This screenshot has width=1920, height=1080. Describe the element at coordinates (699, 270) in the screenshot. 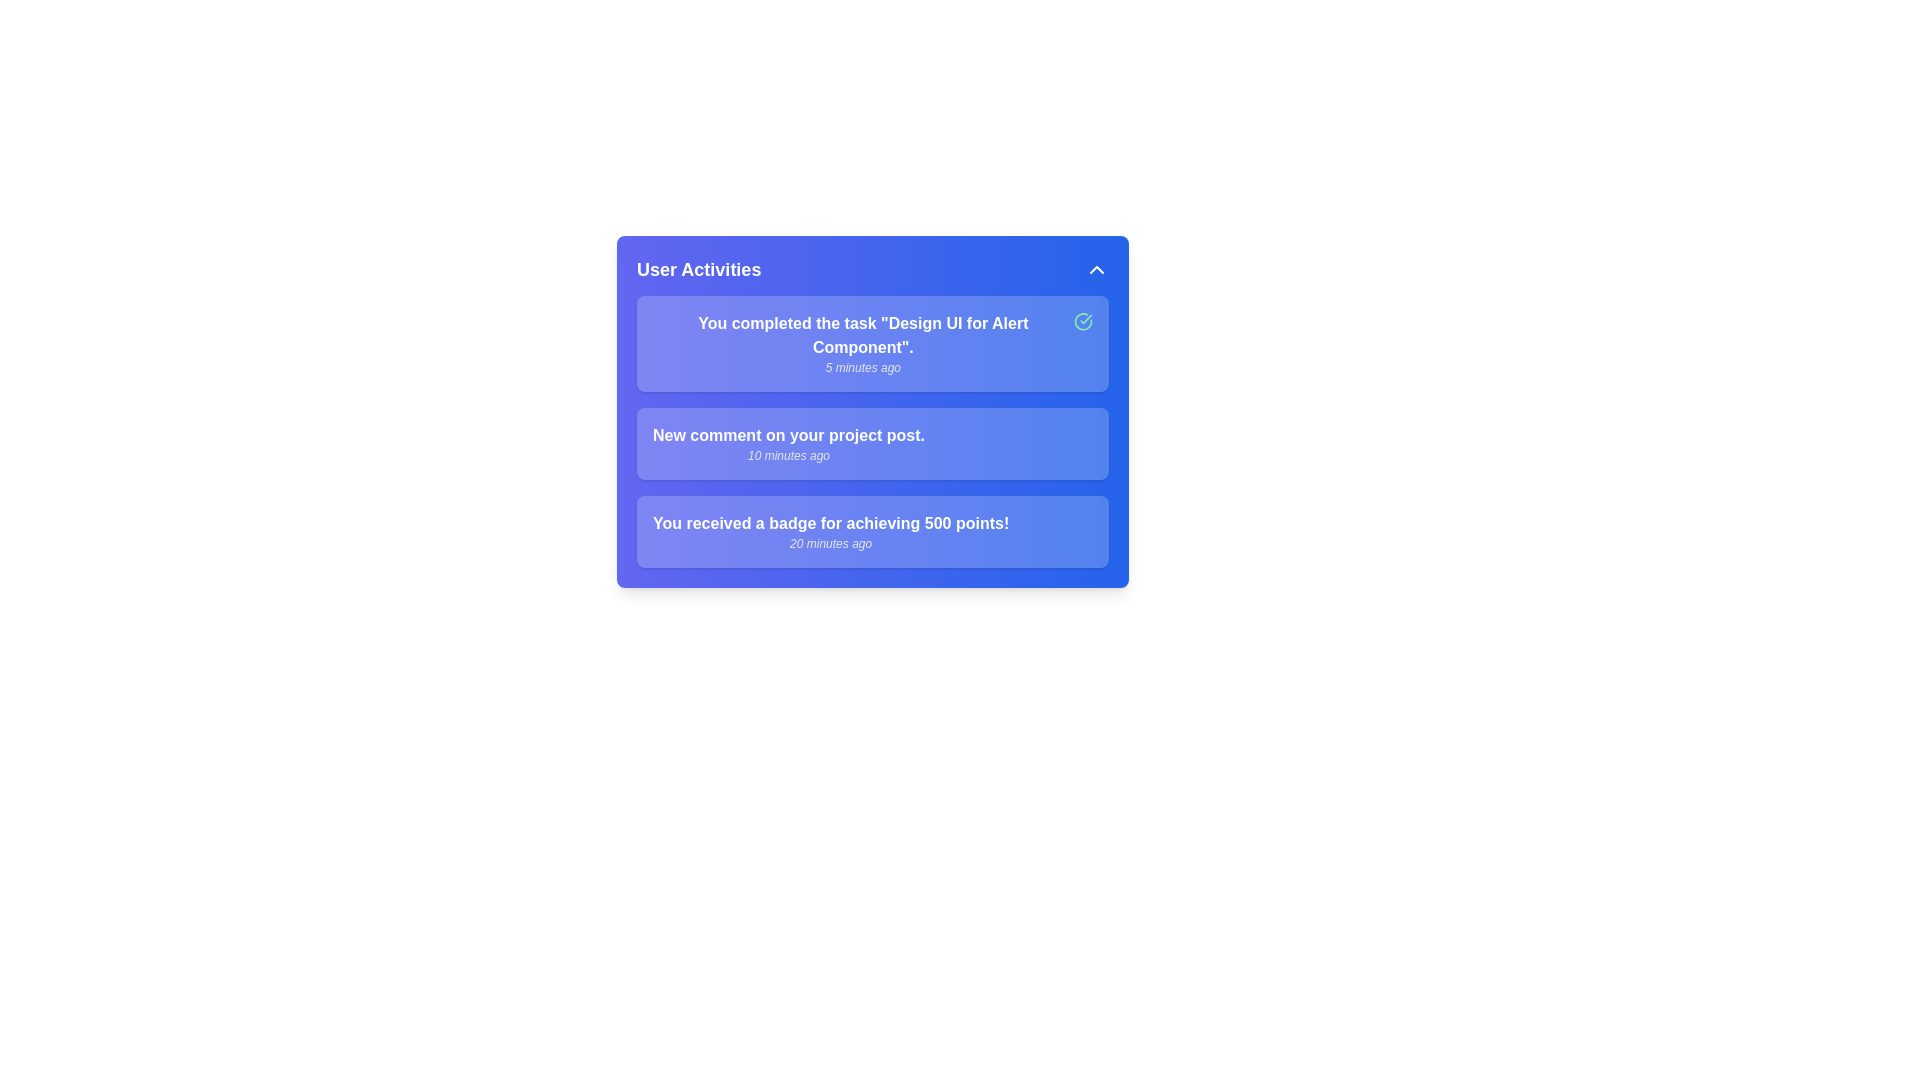

I see `text content of the 'User Activities' label, which is a prominent white bold font on a purple background, located at the top-left corner of its card-like component` at that location.